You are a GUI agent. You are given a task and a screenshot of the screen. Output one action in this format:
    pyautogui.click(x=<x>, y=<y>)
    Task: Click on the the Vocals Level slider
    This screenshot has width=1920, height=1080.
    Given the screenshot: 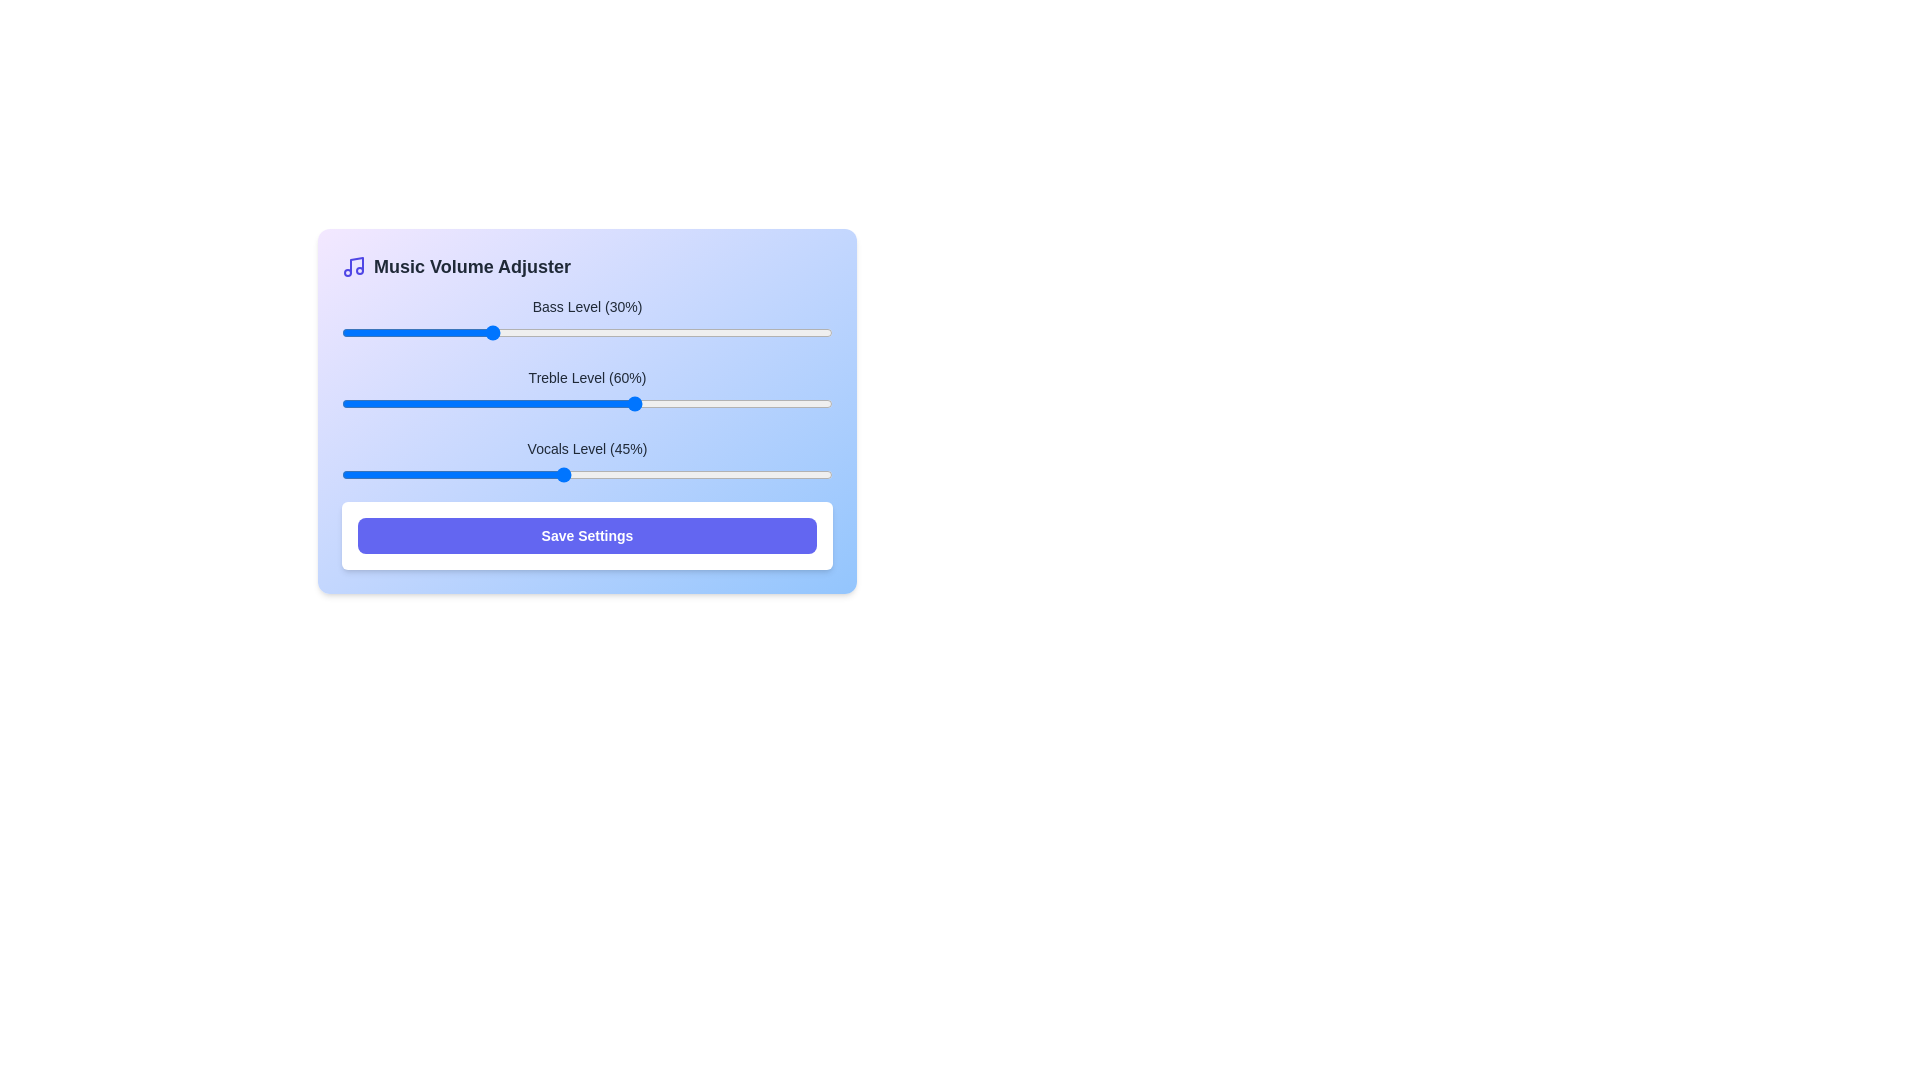 What is the action you would take?
    pyautogui.click(x=620, y=474)
    